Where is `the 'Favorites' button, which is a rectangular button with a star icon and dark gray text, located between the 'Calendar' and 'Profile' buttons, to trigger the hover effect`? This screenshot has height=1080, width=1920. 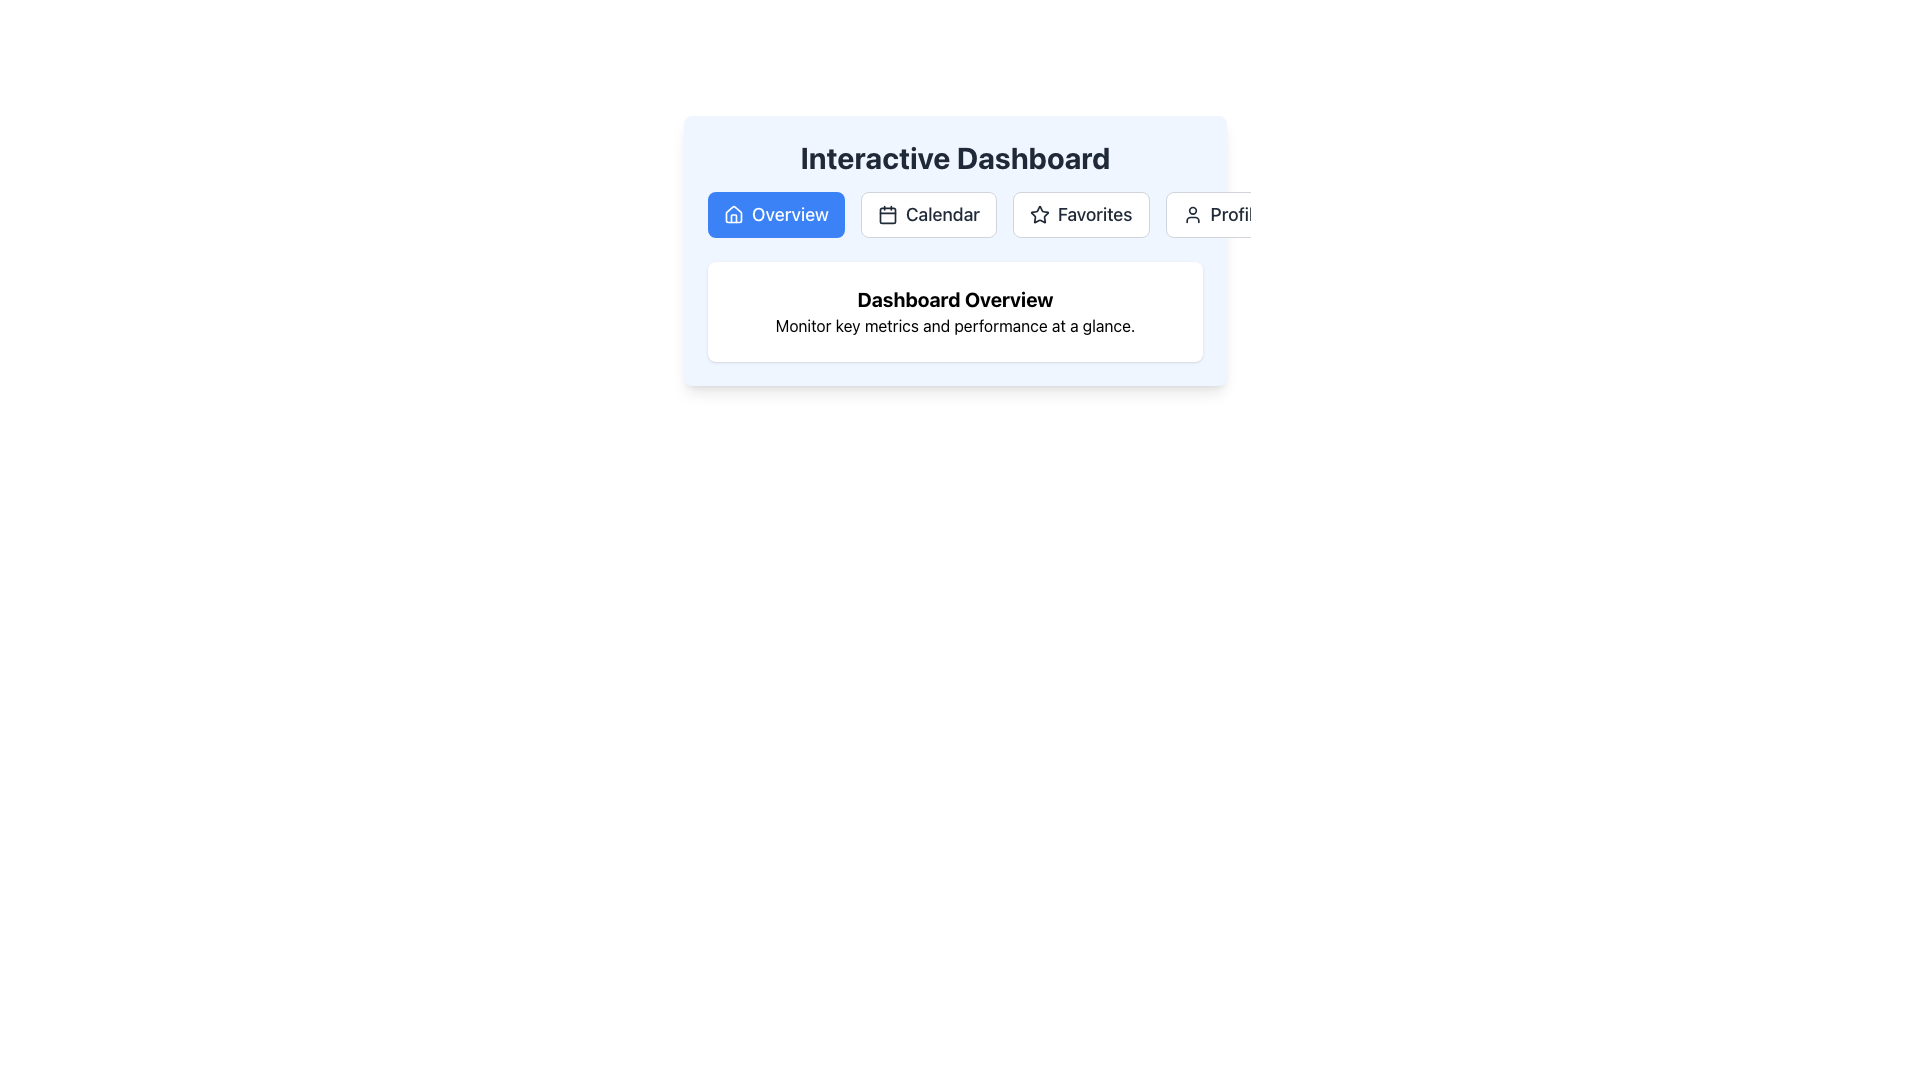
the 'Favorites' button, which is a rectangular button with a star icon and dark gray text, located between the 'Calendar' and 'Profile' buttons, to trigger the hover effect is located at coordinates (1080, 215).